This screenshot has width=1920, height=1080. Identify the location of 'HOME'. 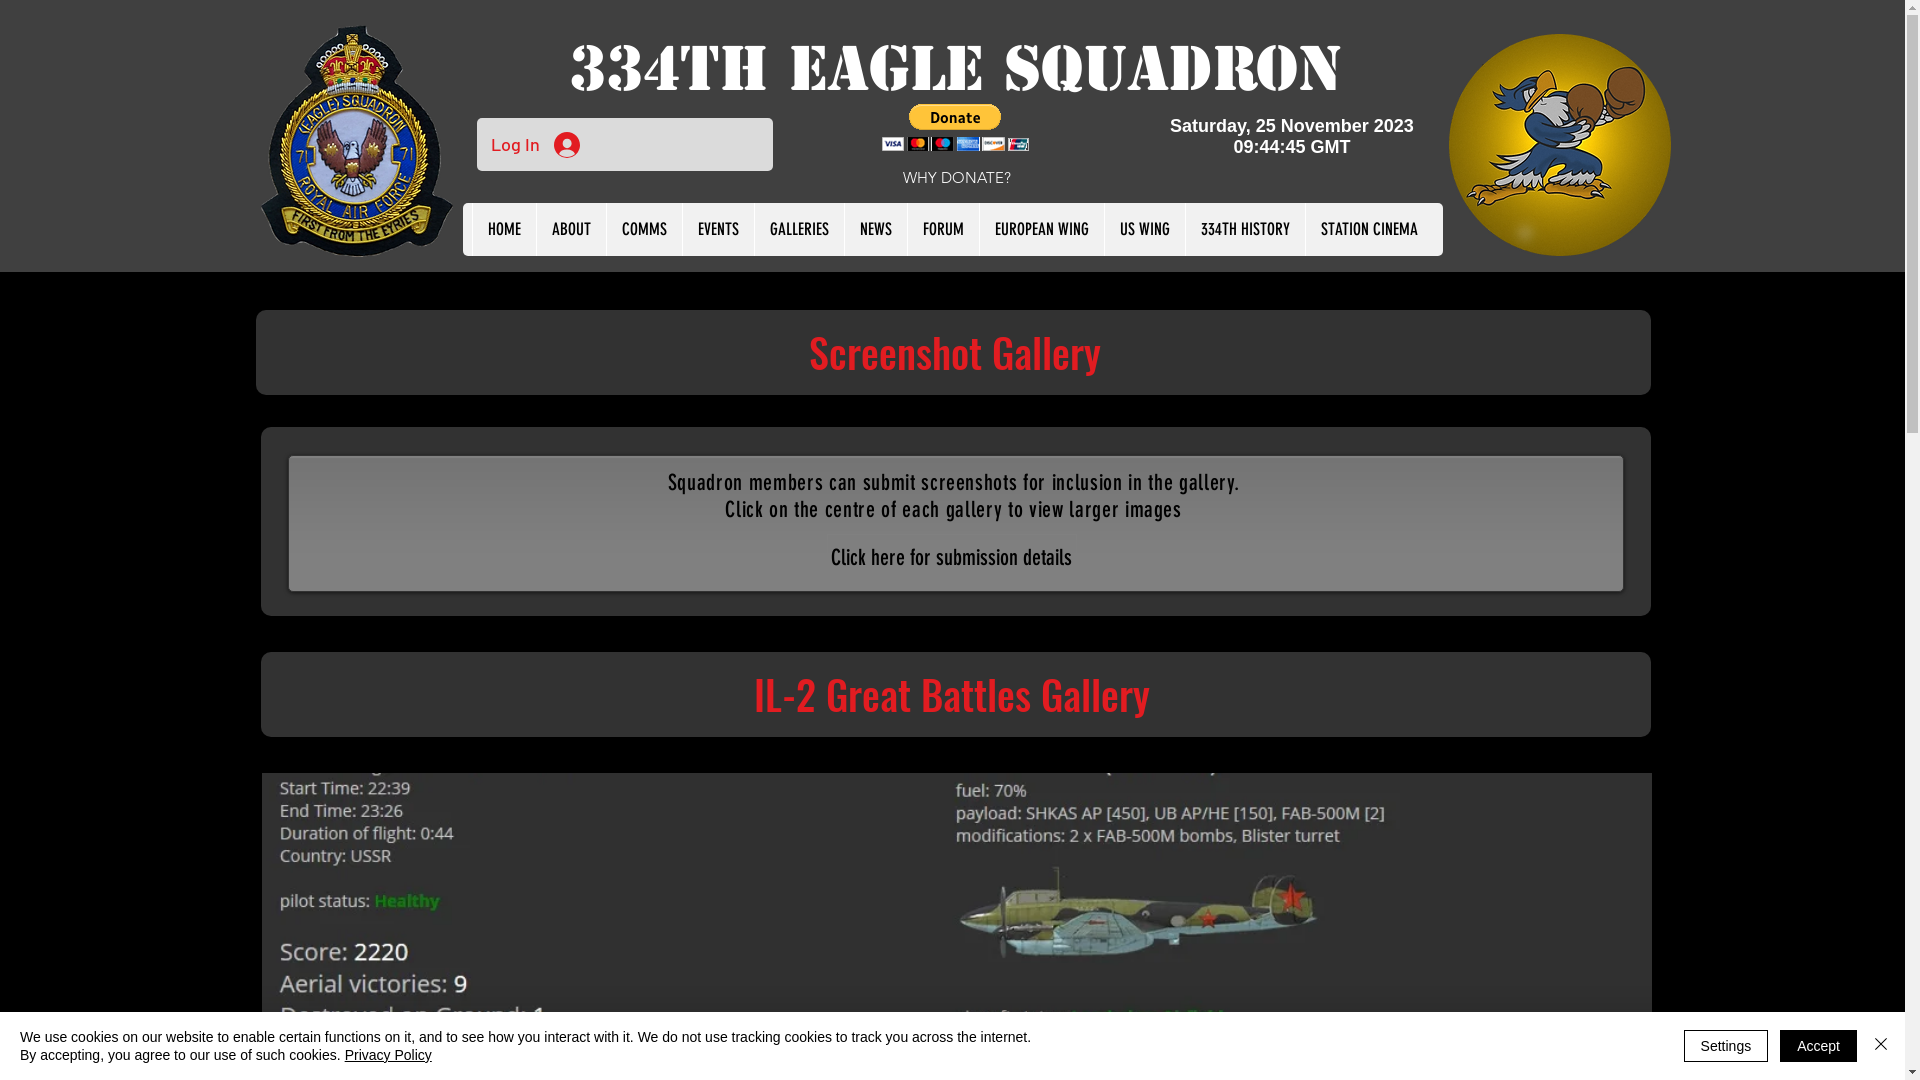
(504, 228).